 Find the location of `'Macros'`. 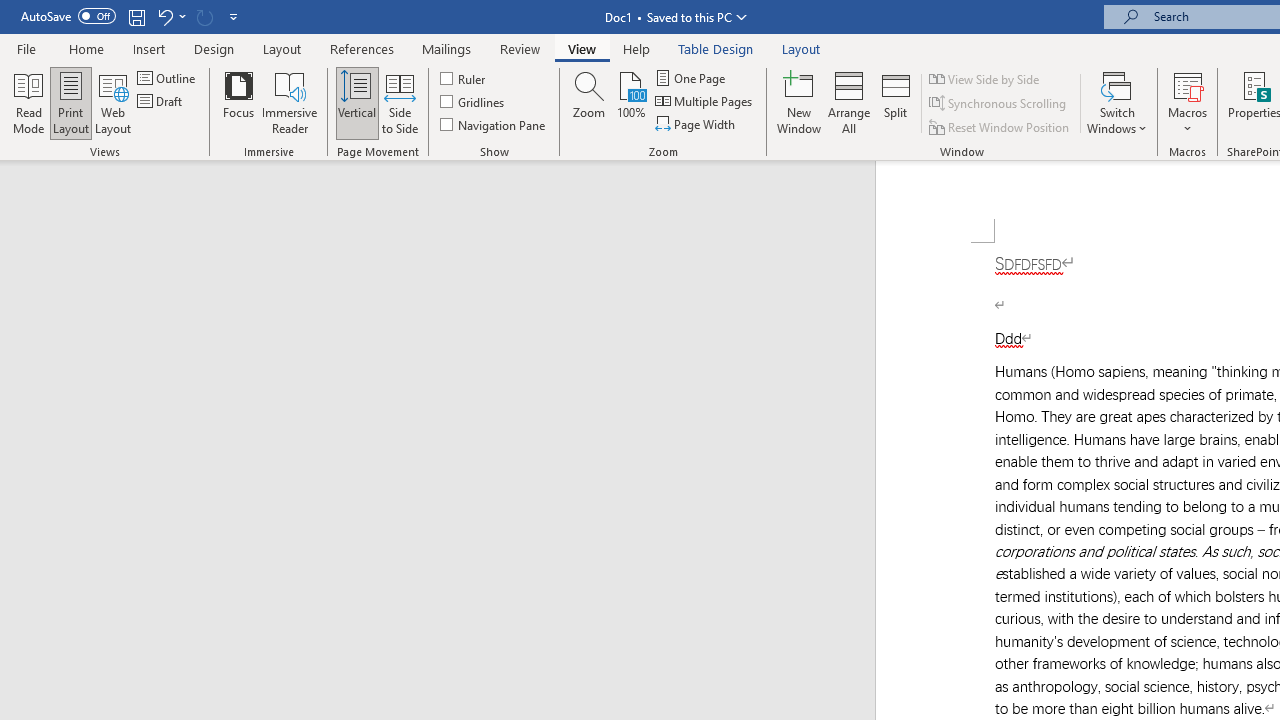

'Macros' is located at coordinates (1187, 103).